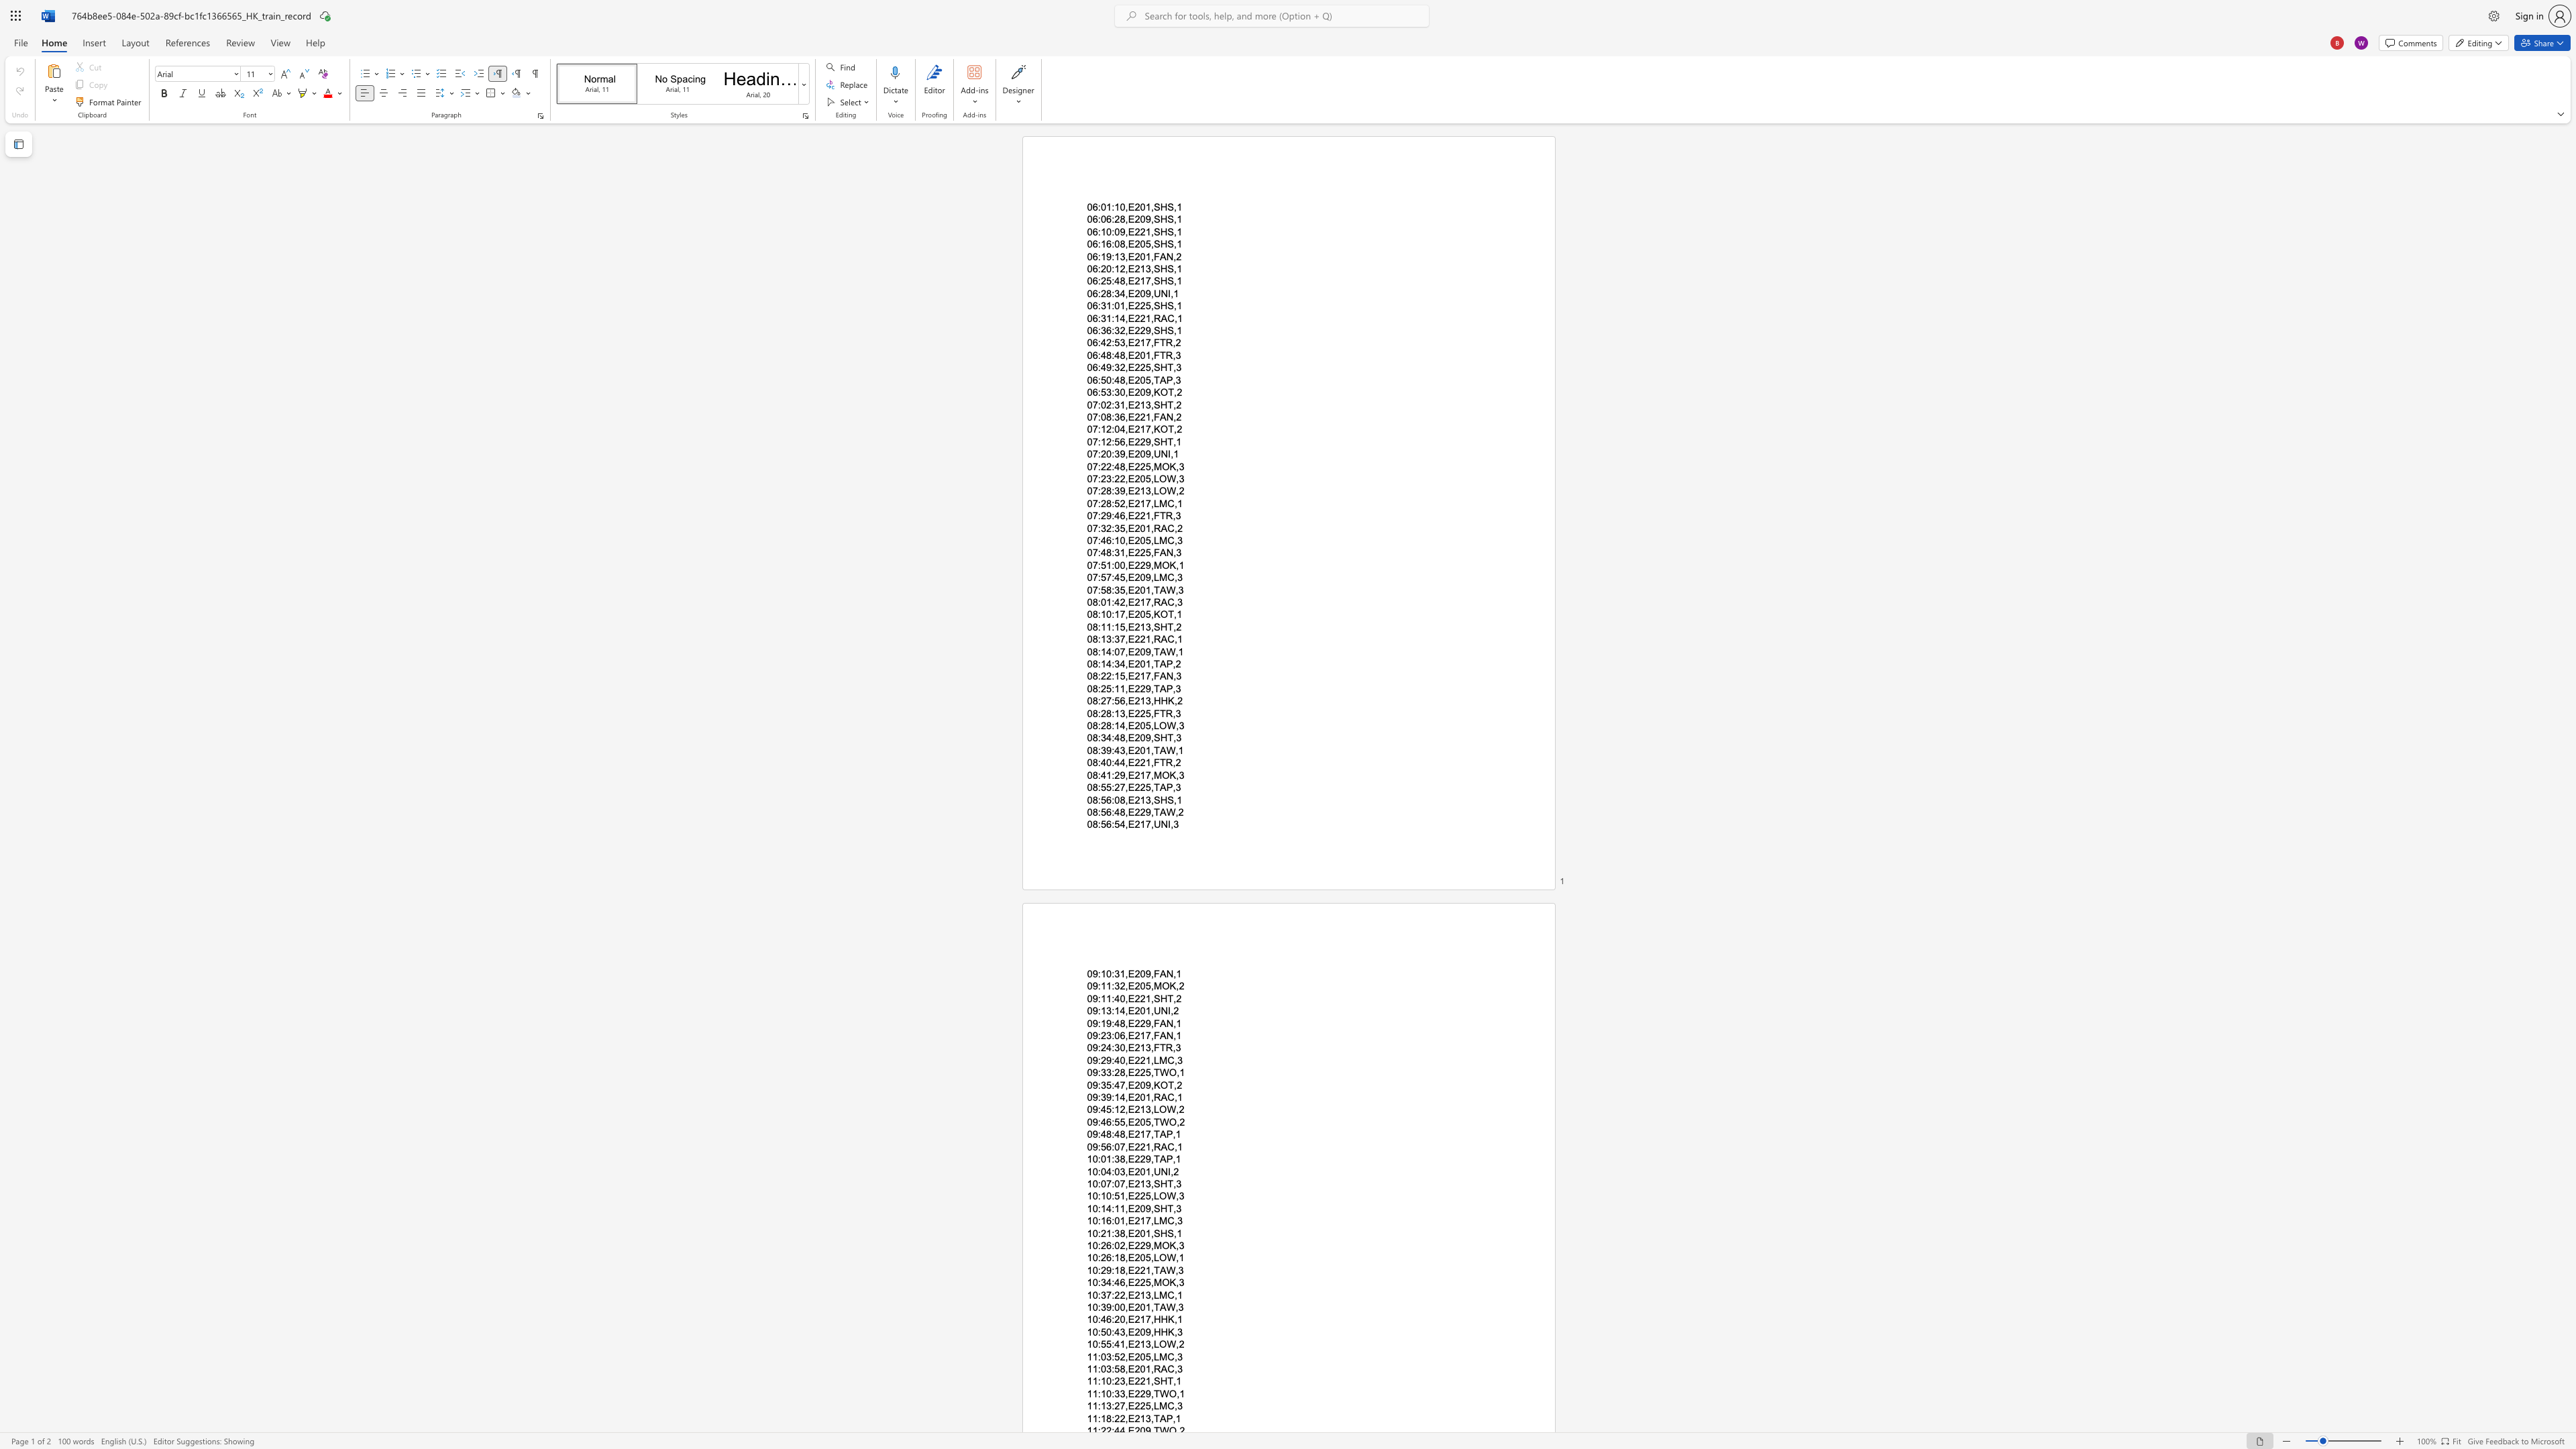  I want to click on the space between the continuous character "2" and "2" in the text, so click(1138, 564).